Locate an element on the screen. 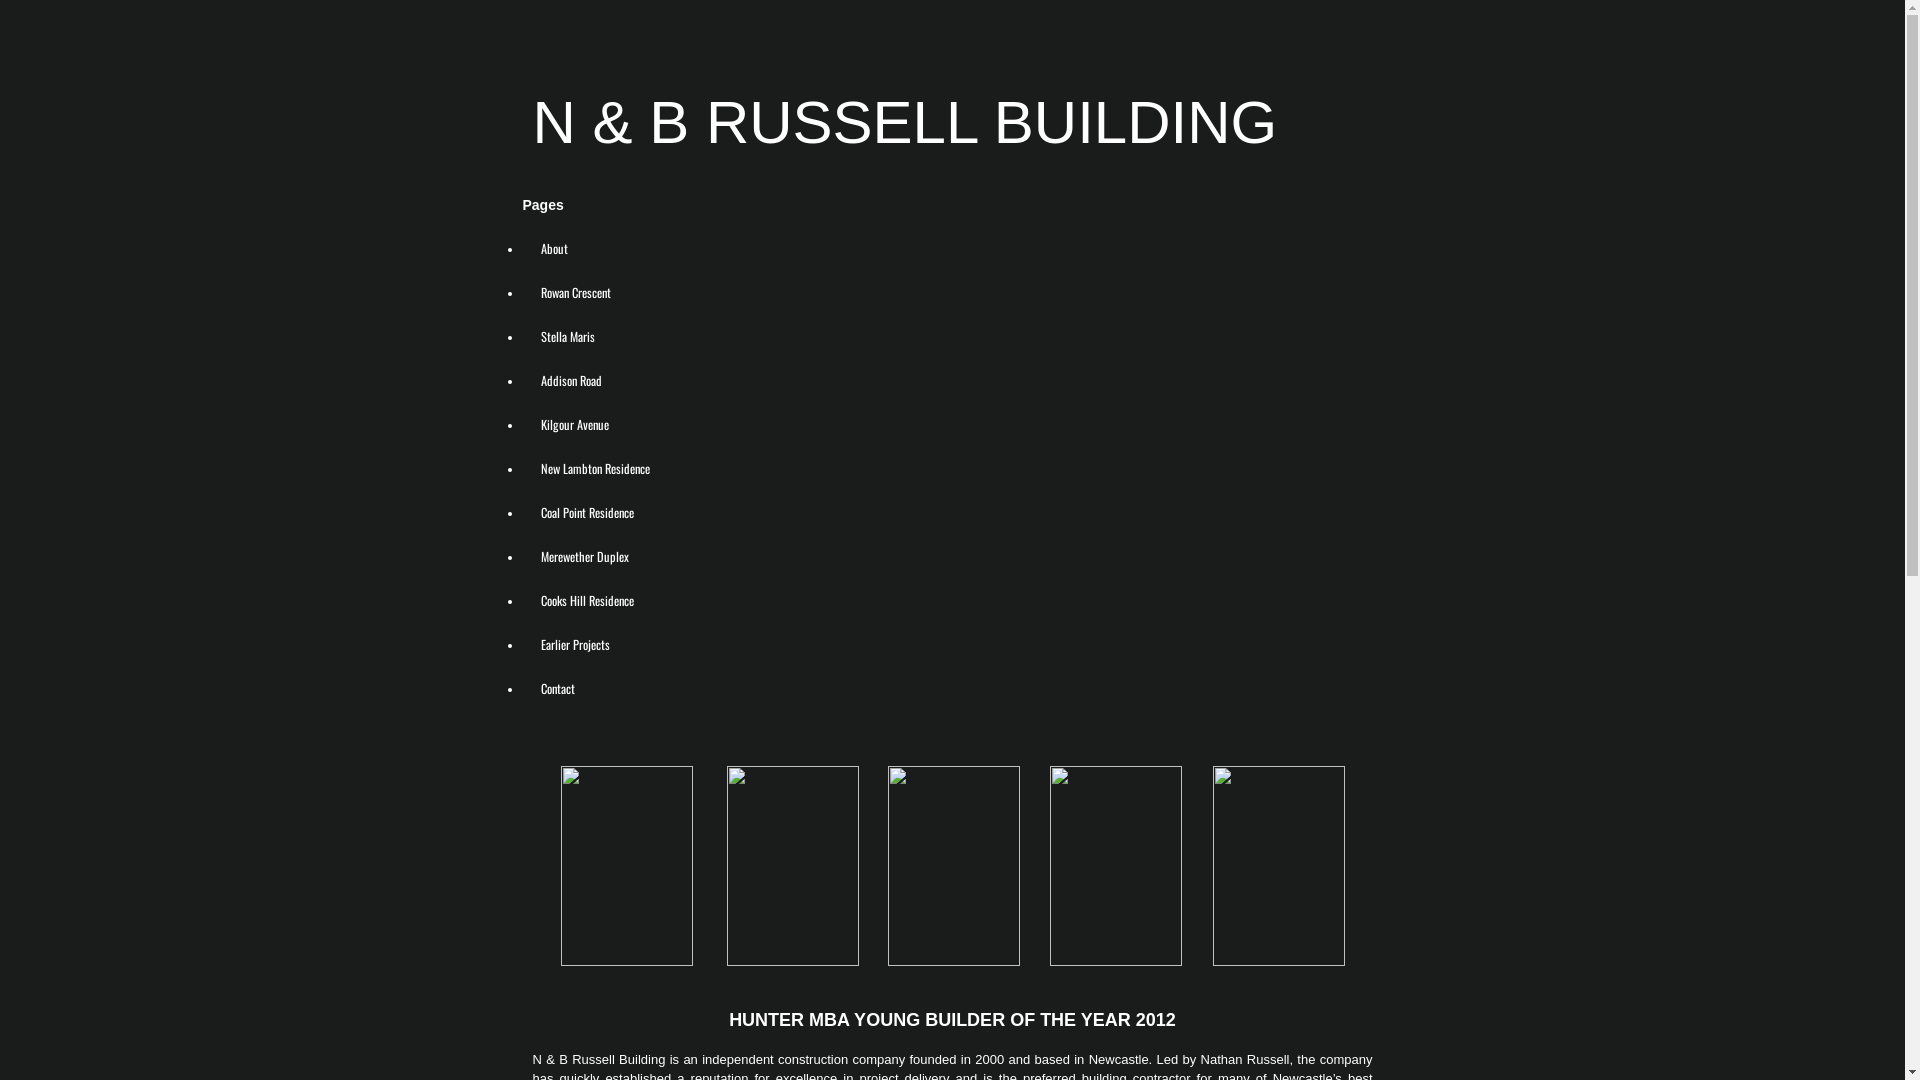  'Coal Point Residence' is located at coordinates (586, 511).